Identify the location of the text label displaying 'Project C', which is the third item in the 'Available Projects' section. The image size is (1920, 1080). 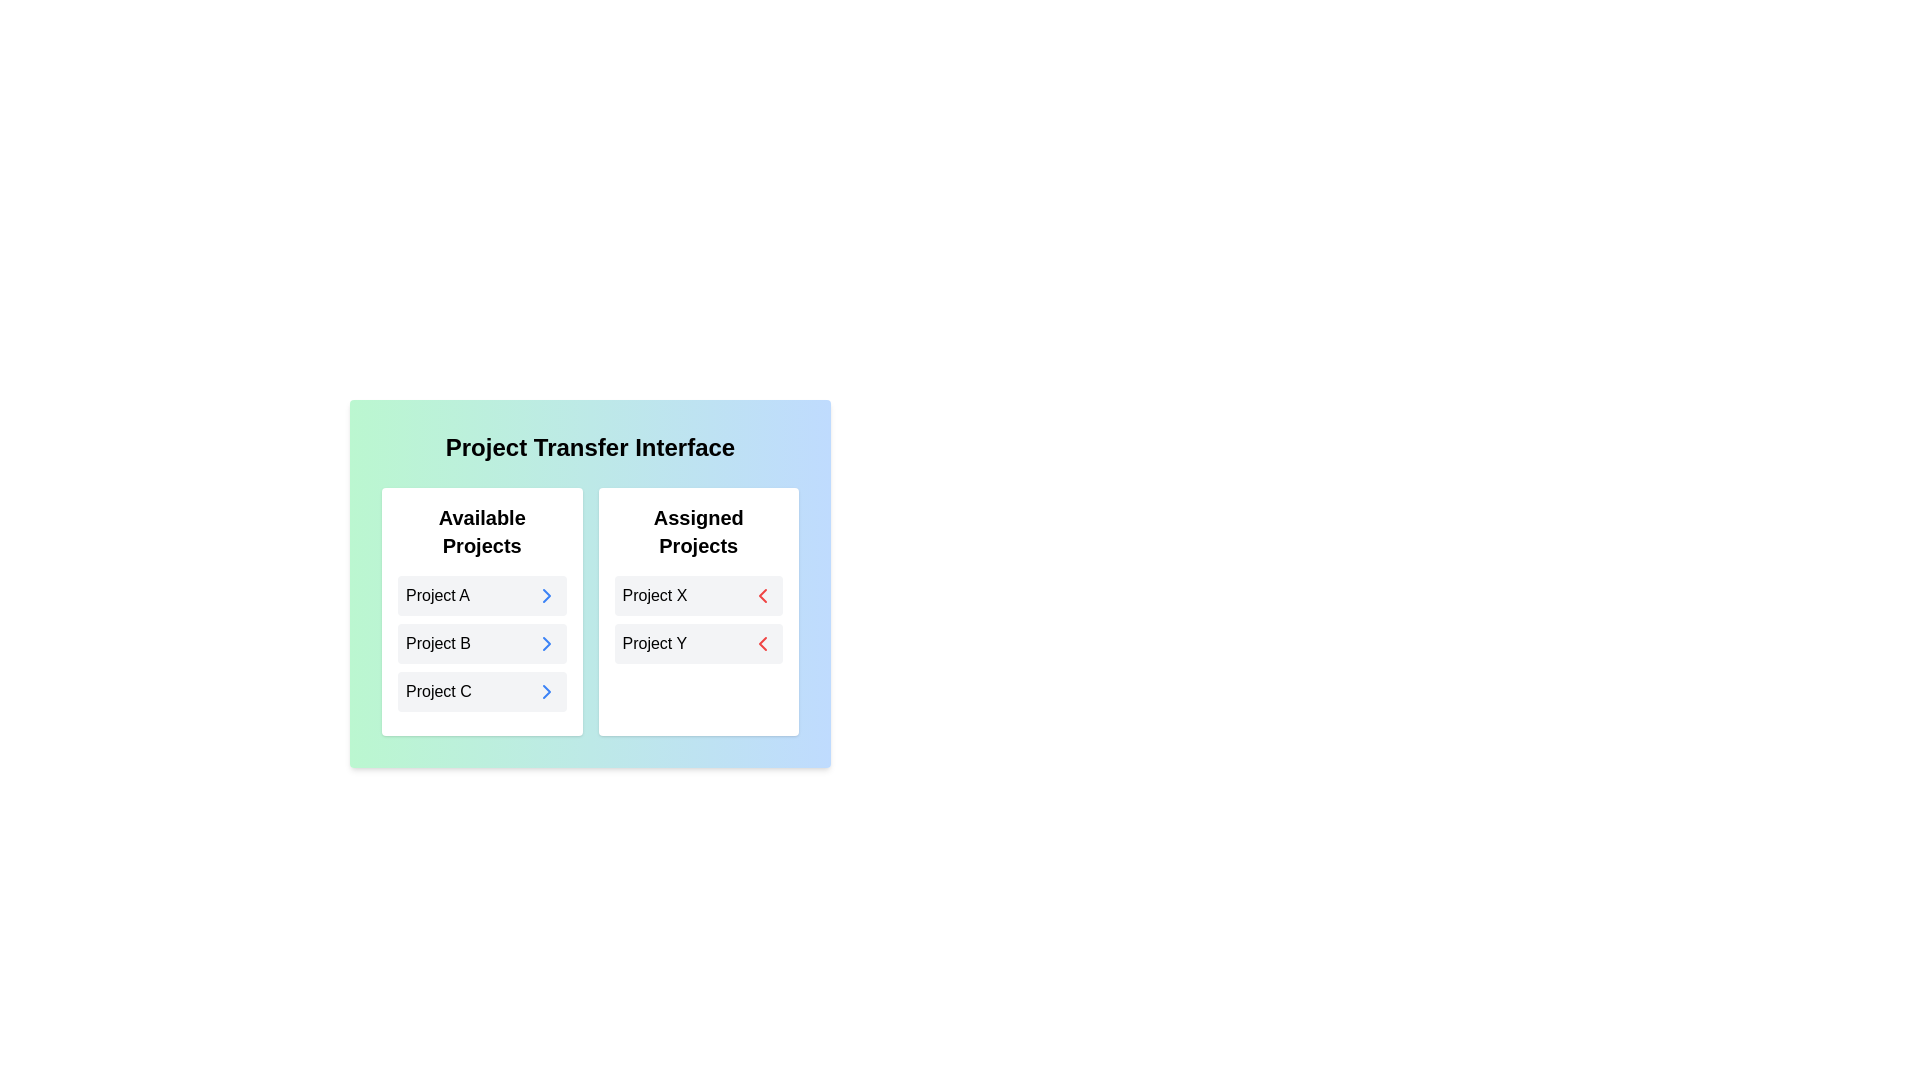
(437, 690).